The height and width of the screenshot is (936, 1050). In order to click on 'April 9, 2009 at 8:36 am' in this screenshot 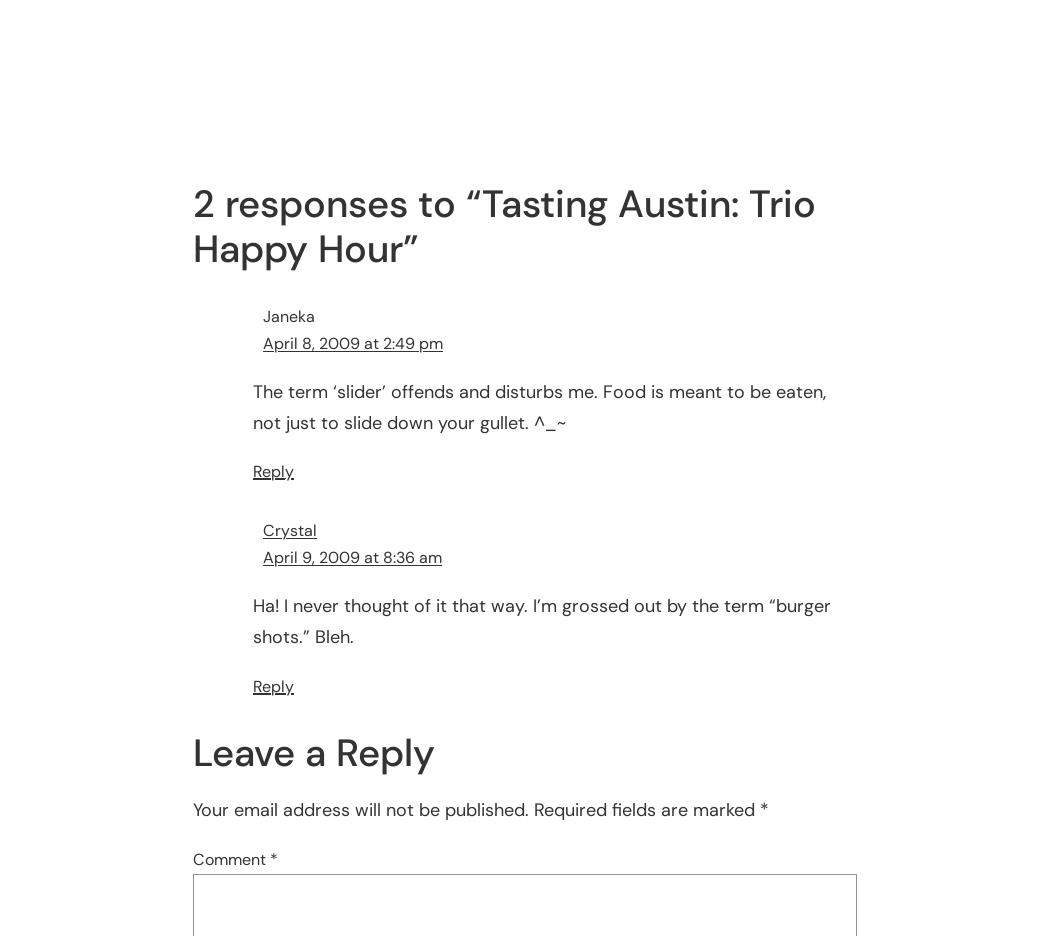, I will do `click(262, 556)`.